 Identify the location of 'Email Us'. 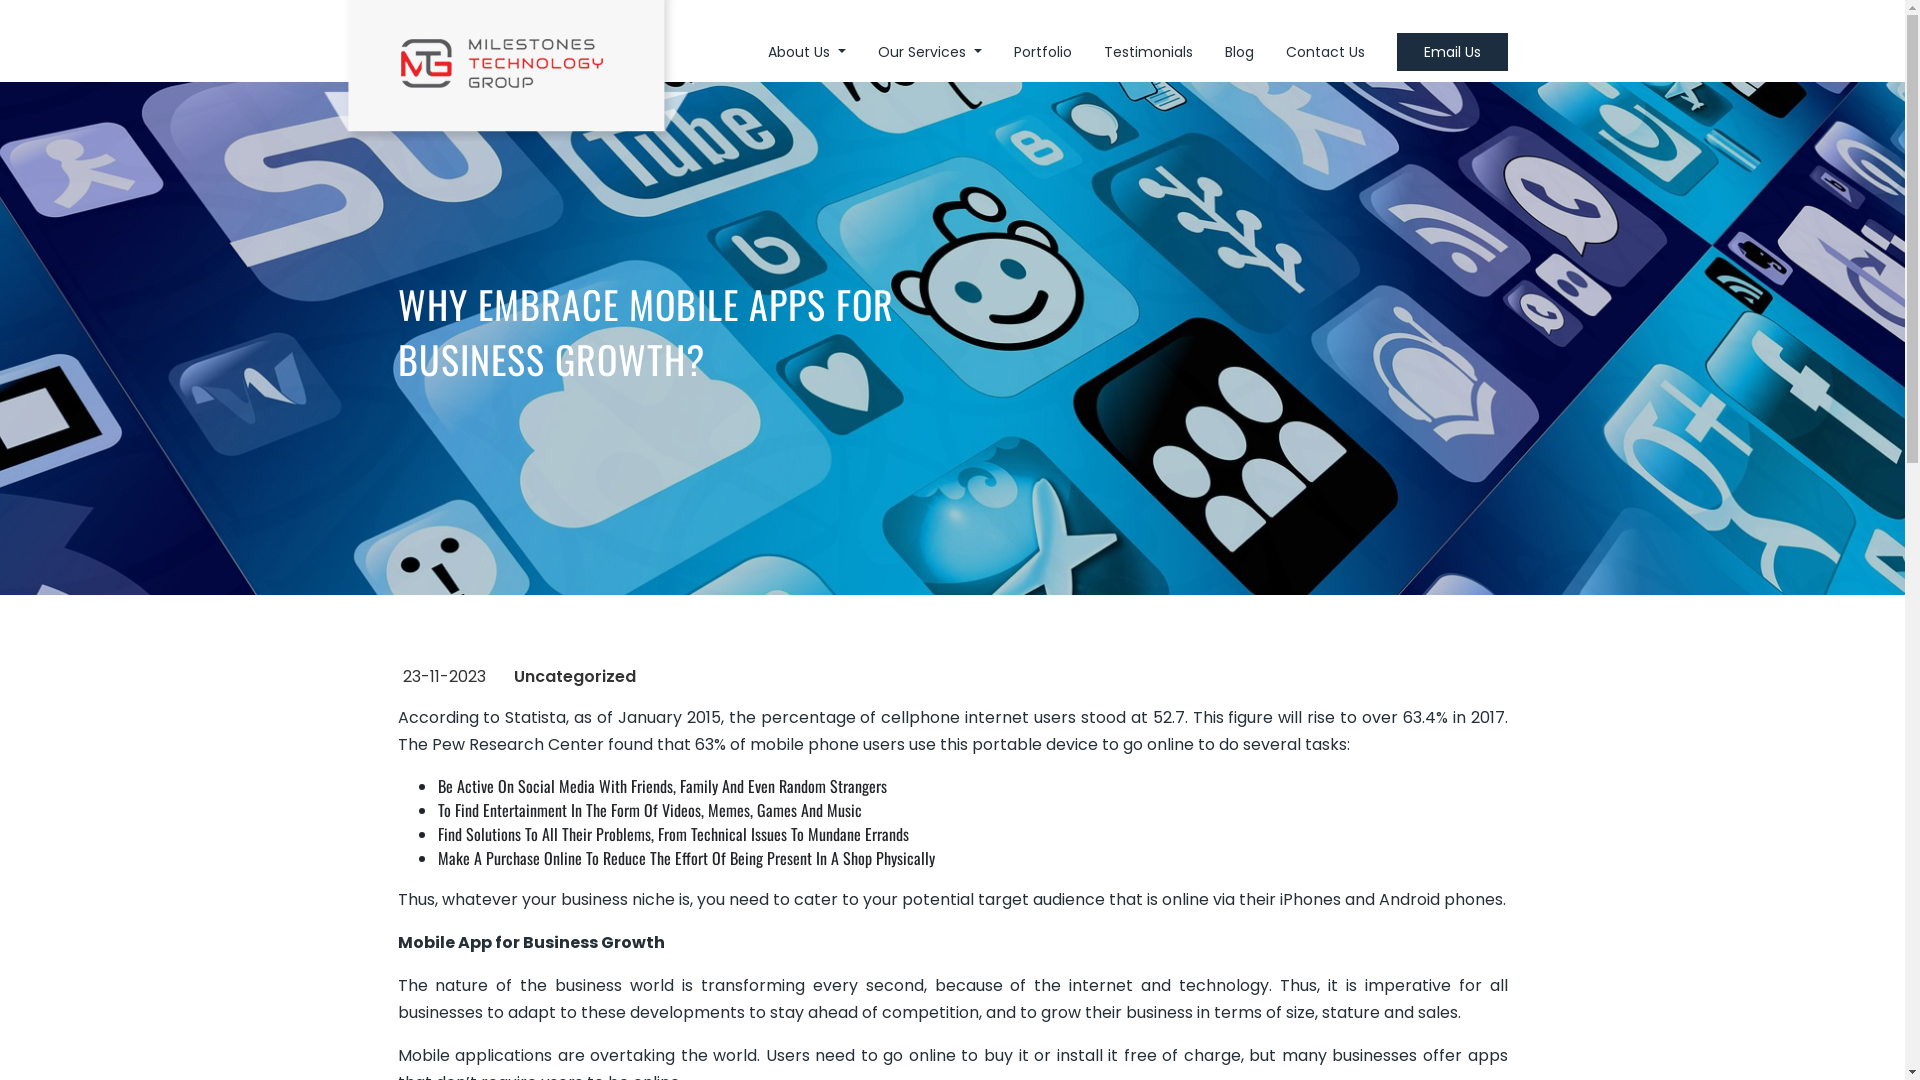
(1451, 50).